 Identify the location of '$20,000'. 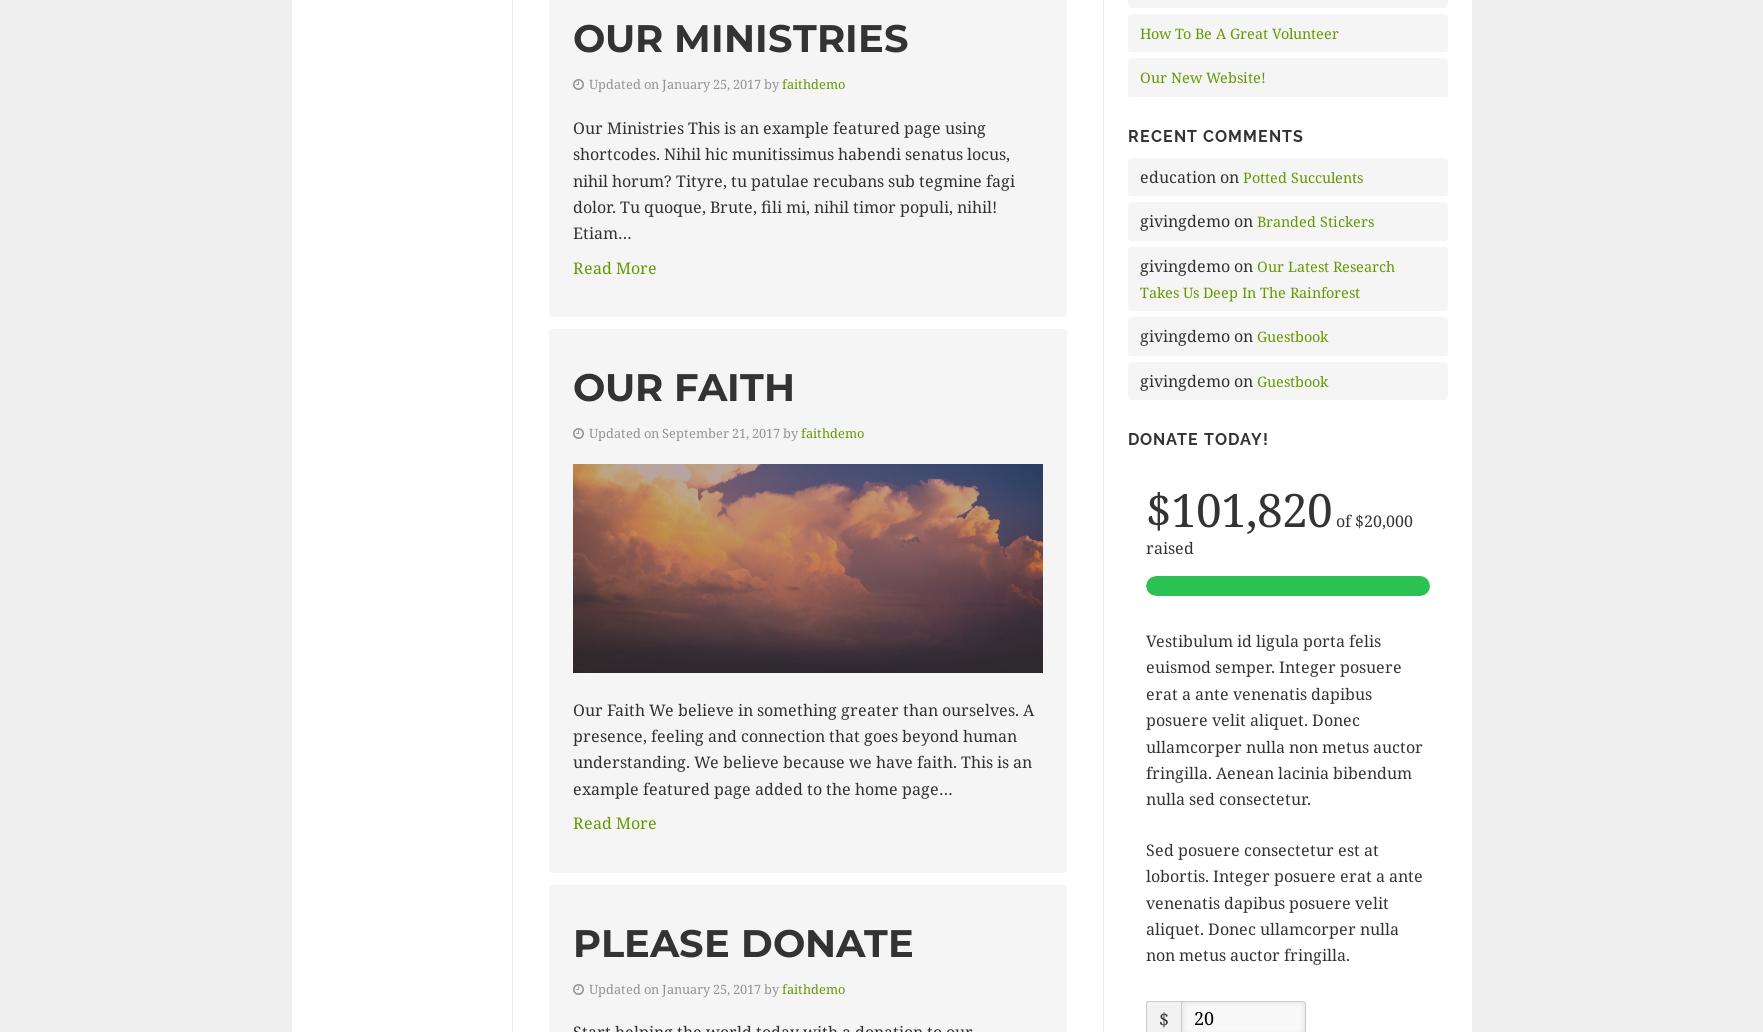
(1382, 520).